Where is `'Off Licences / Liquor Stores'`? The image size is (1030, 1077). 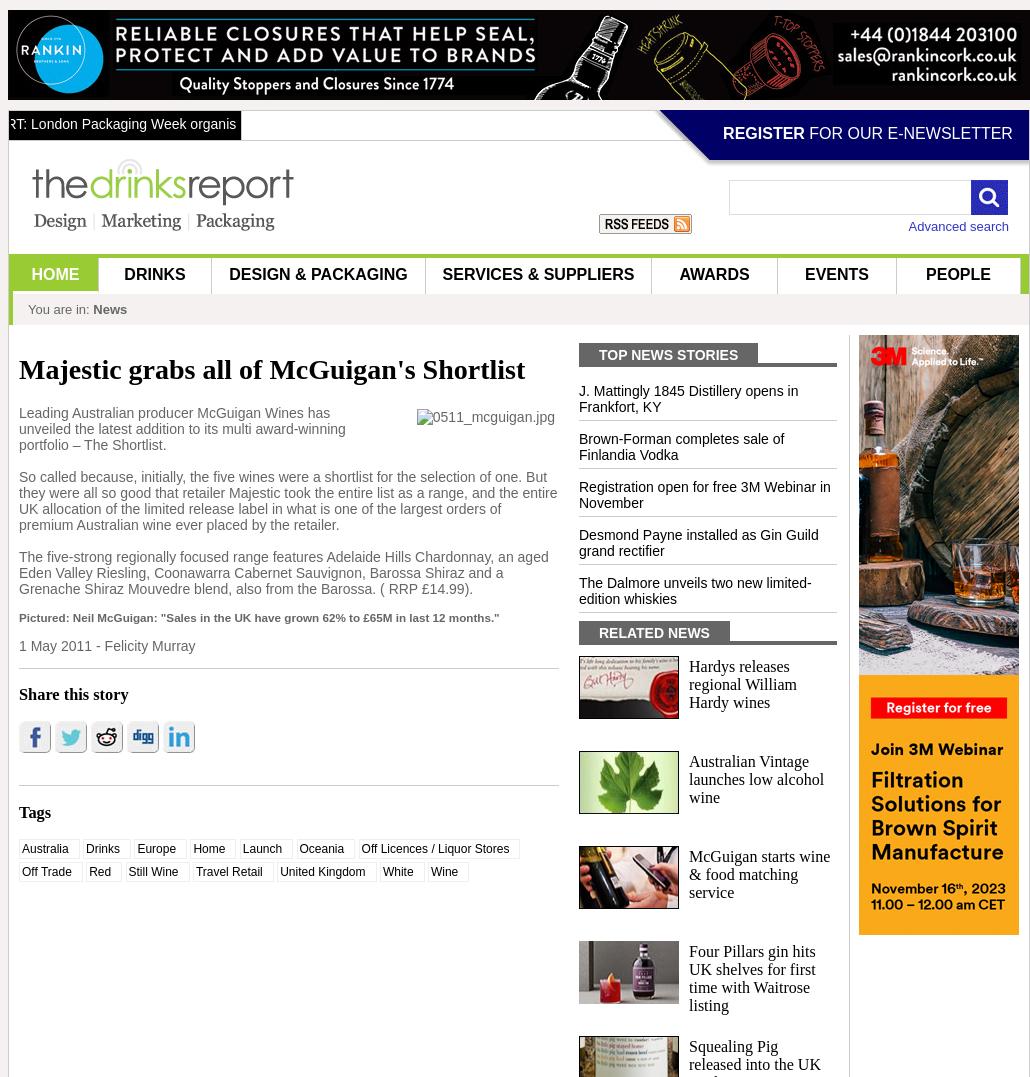 'Off Licences / Liquor Stores' is located at coordinates (433, 847).